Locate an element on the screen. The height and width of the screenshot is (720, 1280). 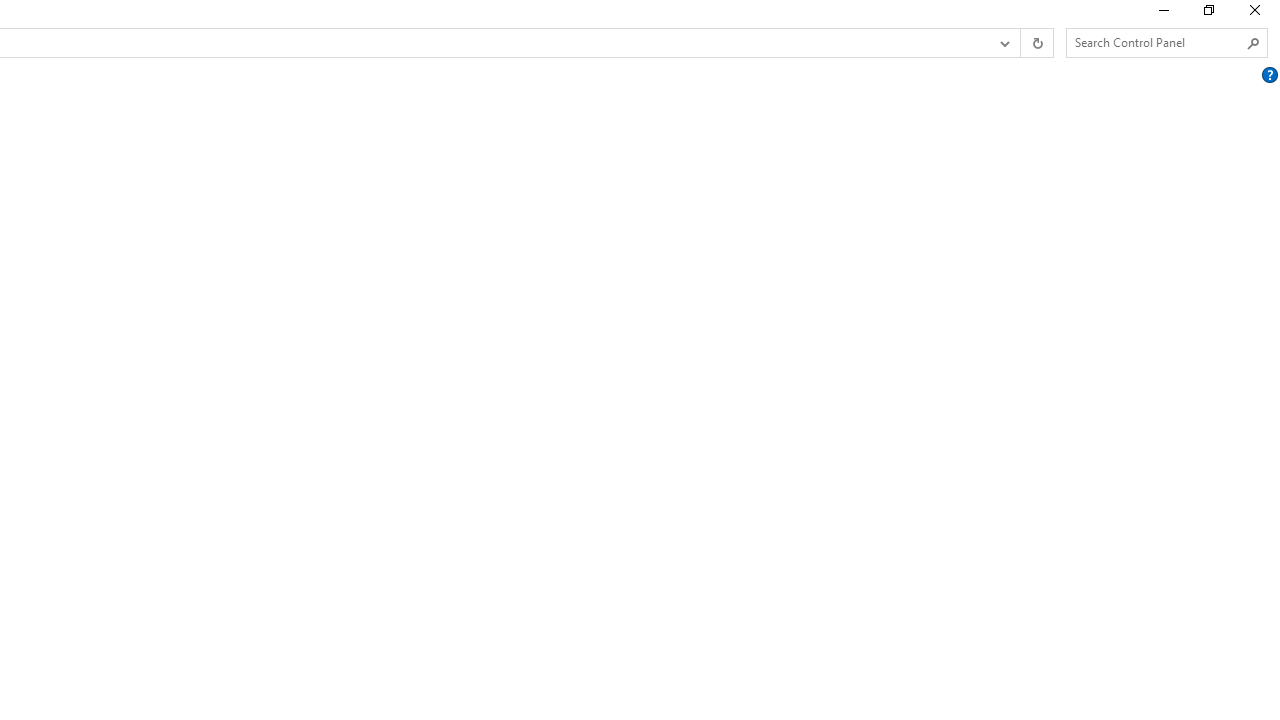
'Minimize' is located at coordinates (1162, 15).